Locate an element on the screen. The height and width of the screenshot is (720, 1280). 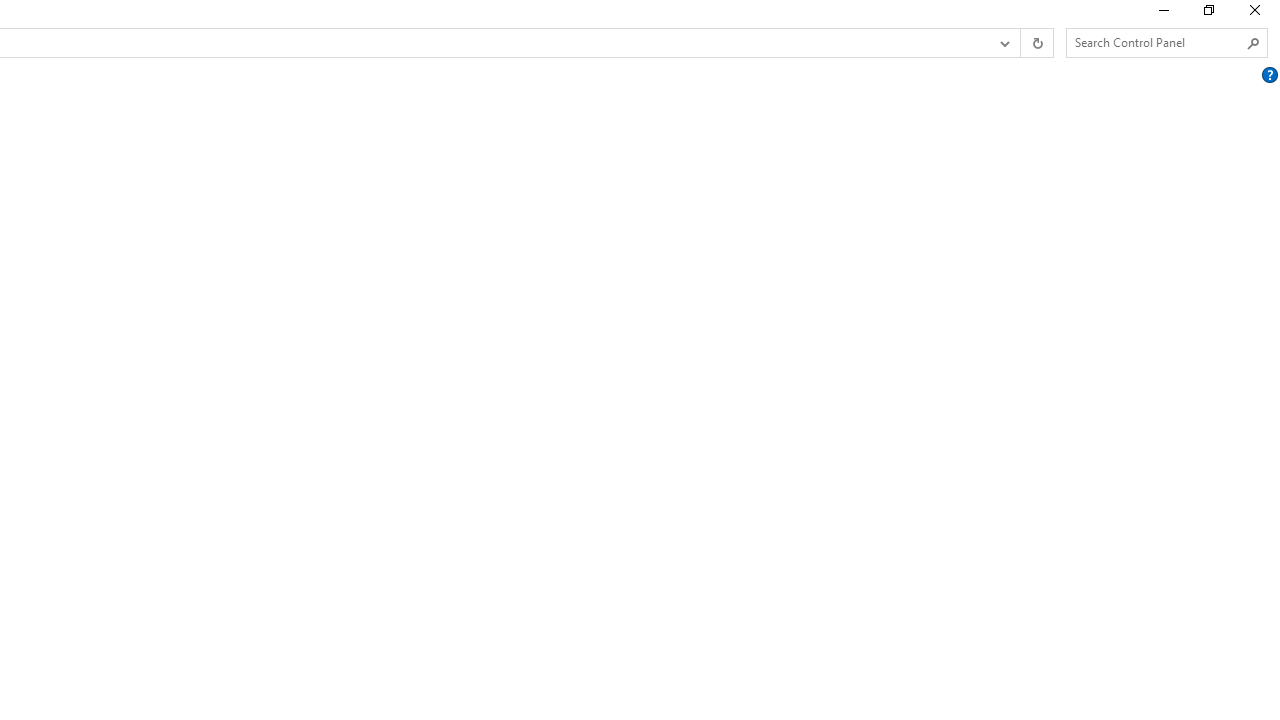
'Minimize' is located at coordinates (1162, 15).